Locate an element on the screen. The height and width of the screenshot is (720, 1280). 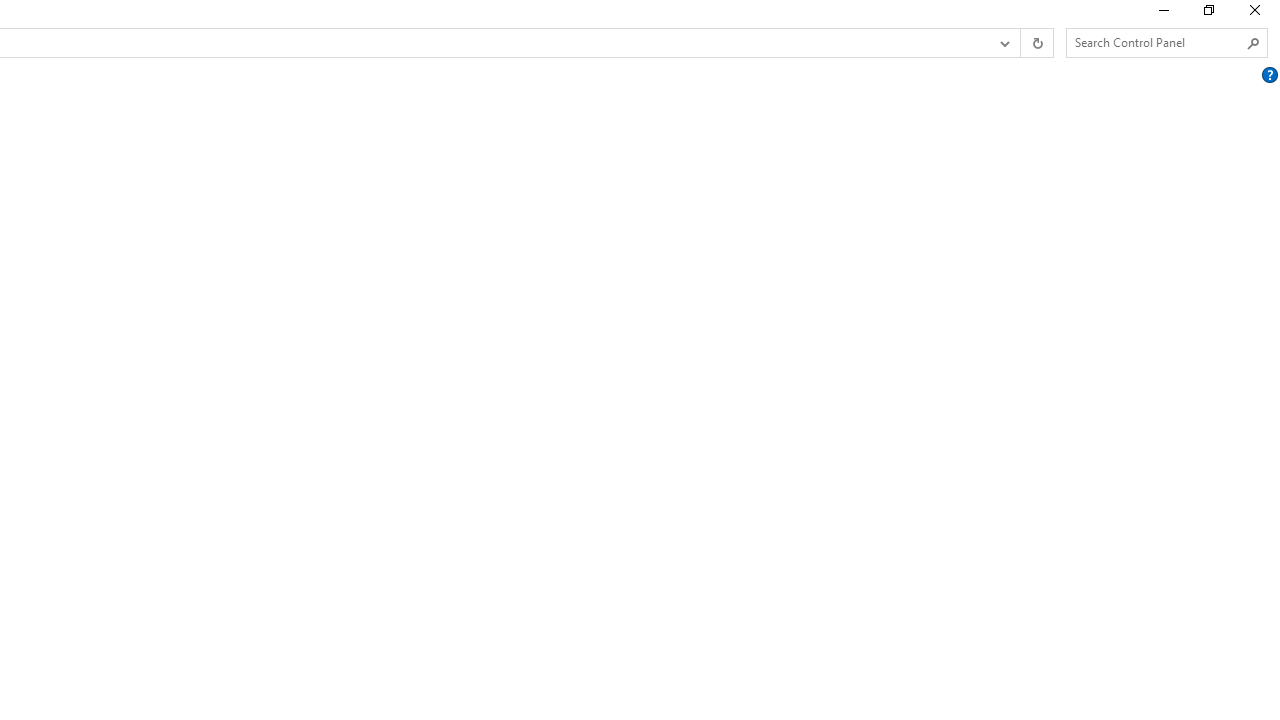
'Minimize' is located at coordinates (1162, 15).